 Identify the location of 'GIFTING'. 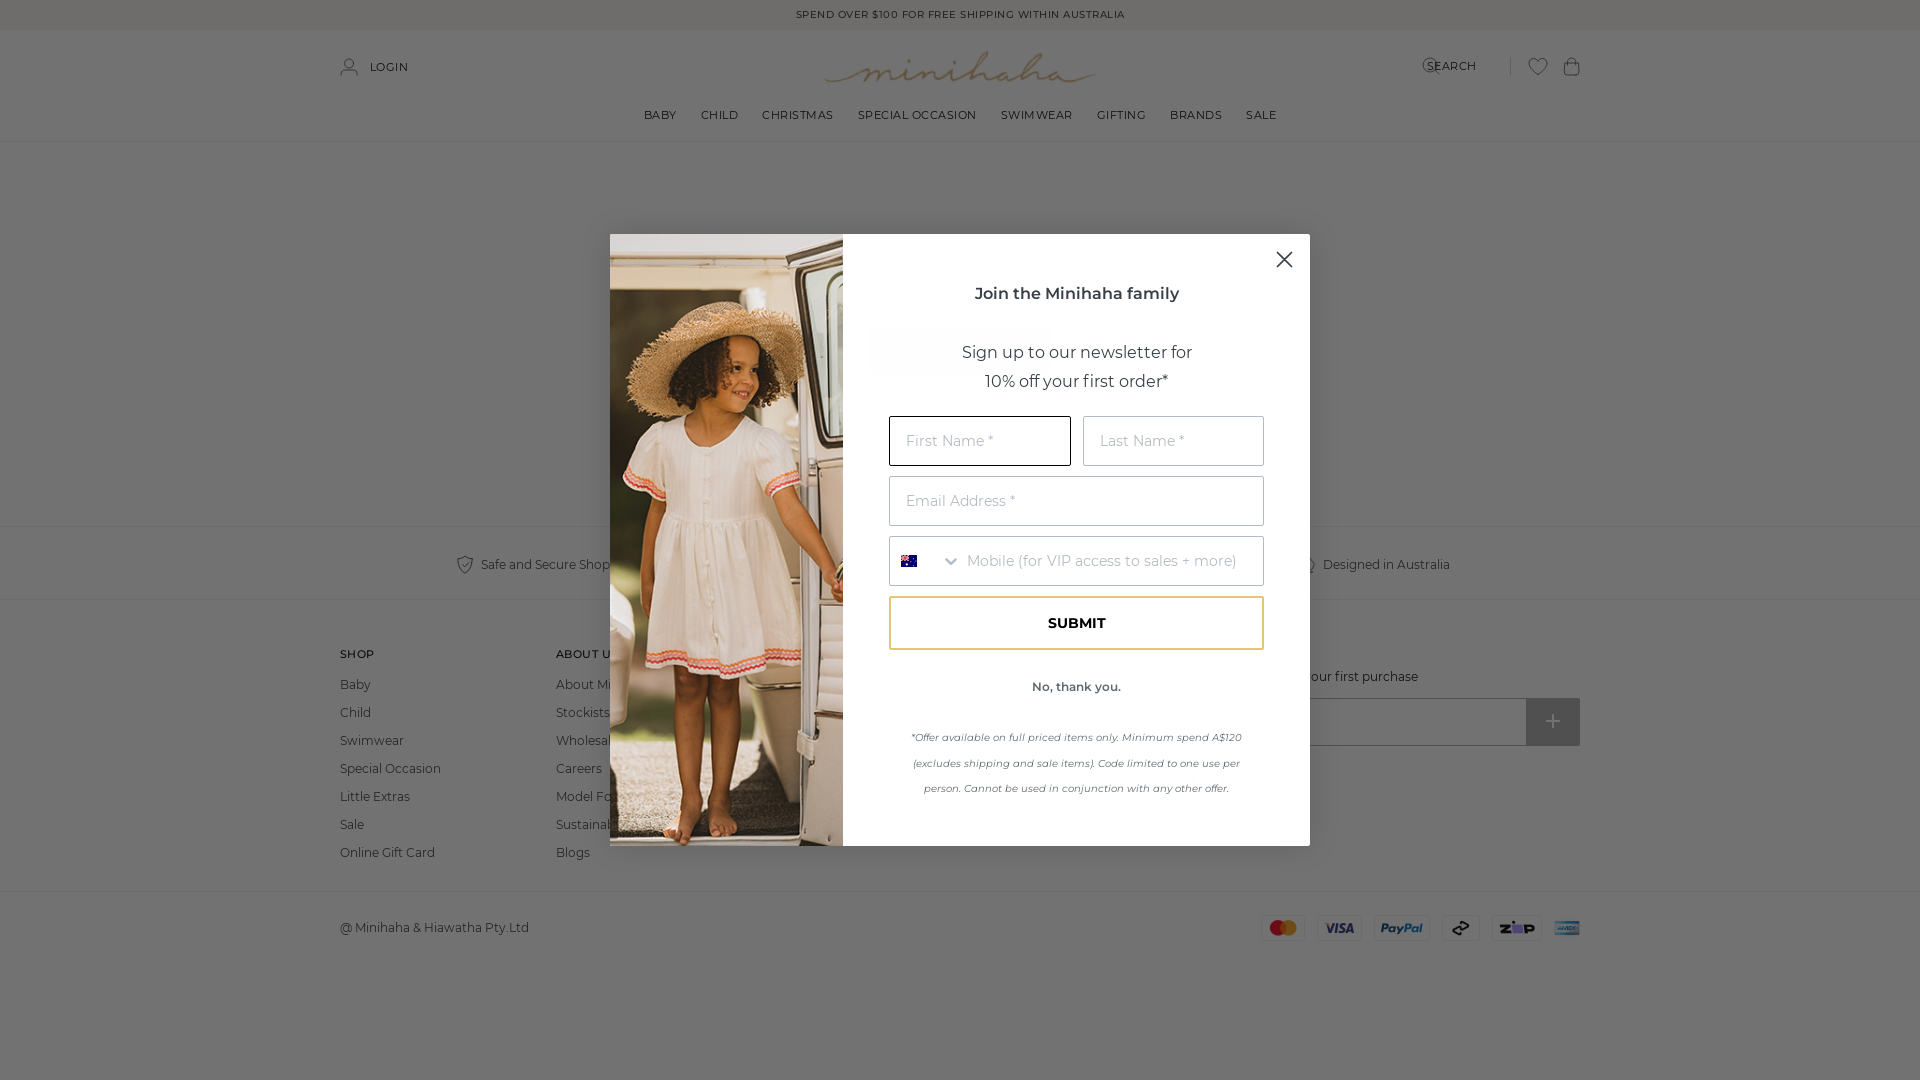
(1122, 115).